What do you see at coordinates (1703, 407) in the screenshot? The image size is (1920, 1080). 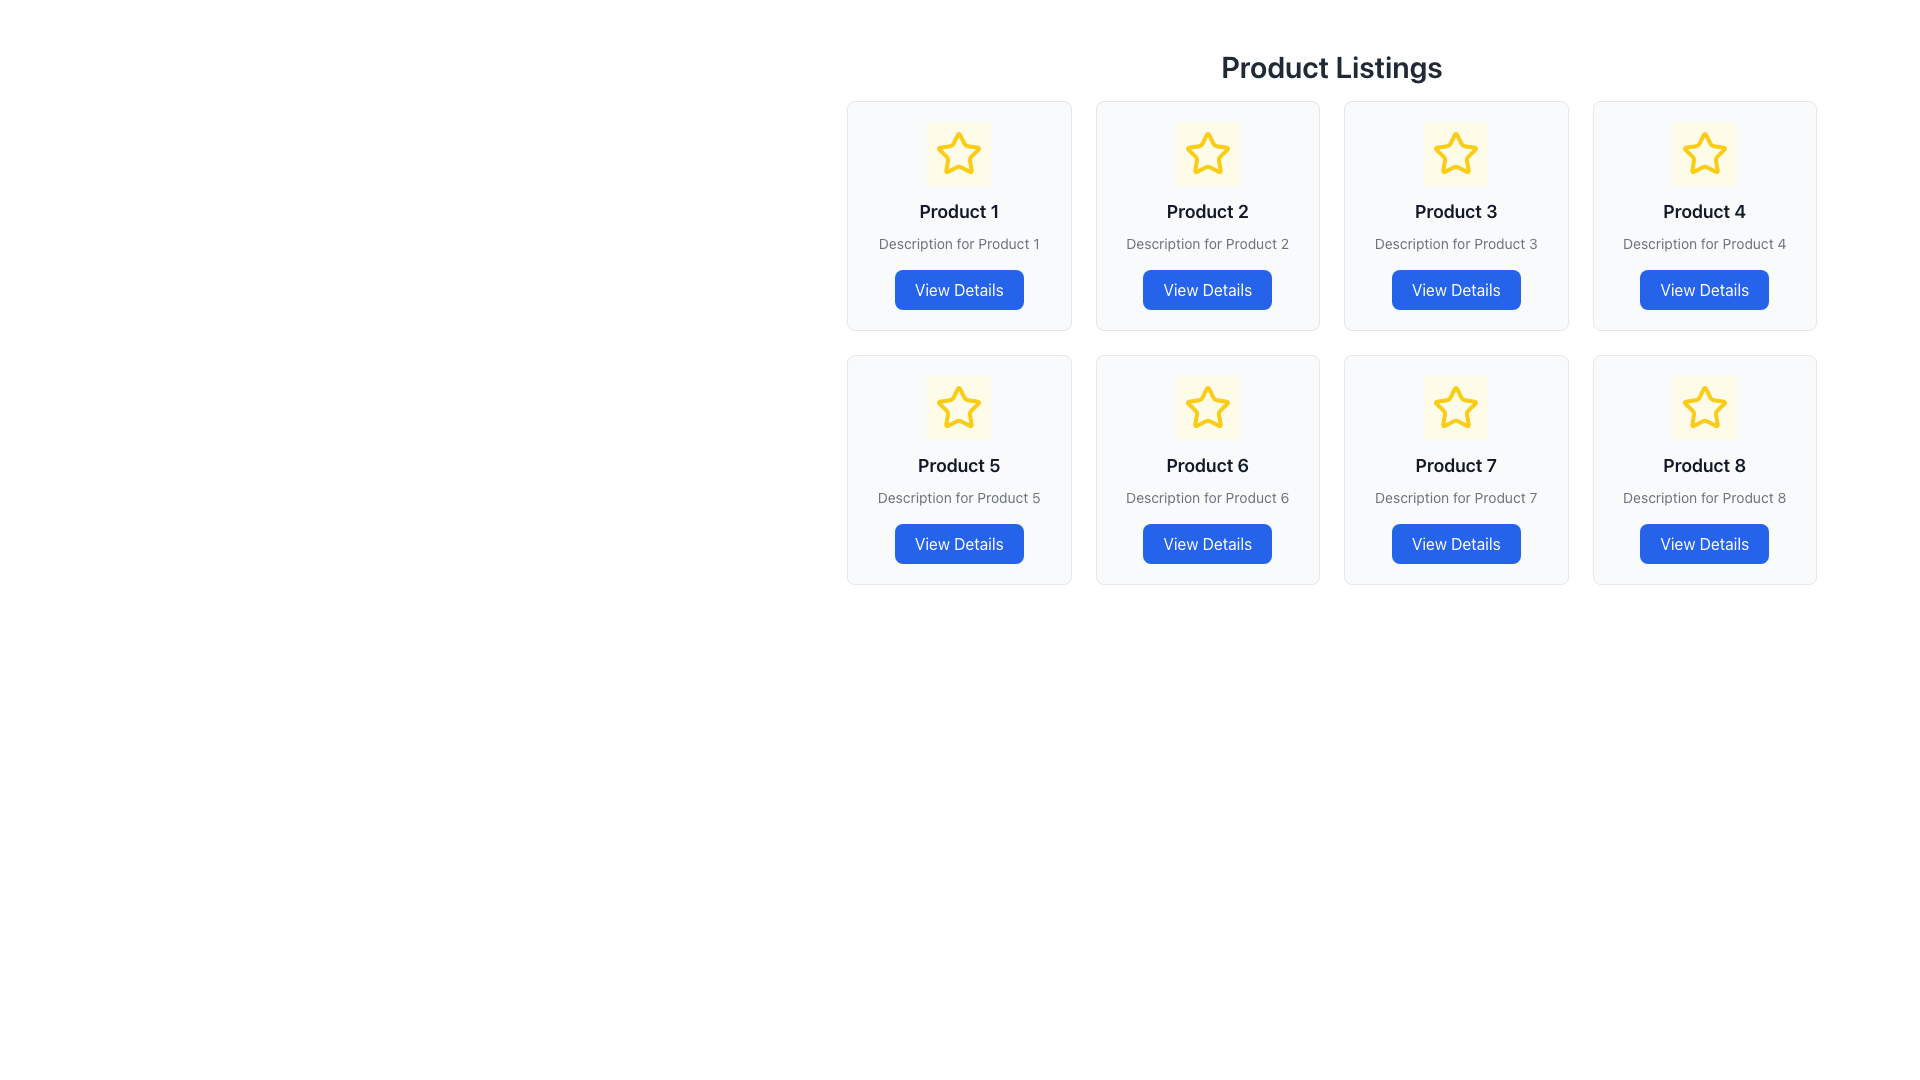 I see `the star-shaped icon with a yellow outline and transparent center located at the top-center of the 'Product 8' UI card, slightly above the text 'Product 8'` at bounding box center [1703, 407].